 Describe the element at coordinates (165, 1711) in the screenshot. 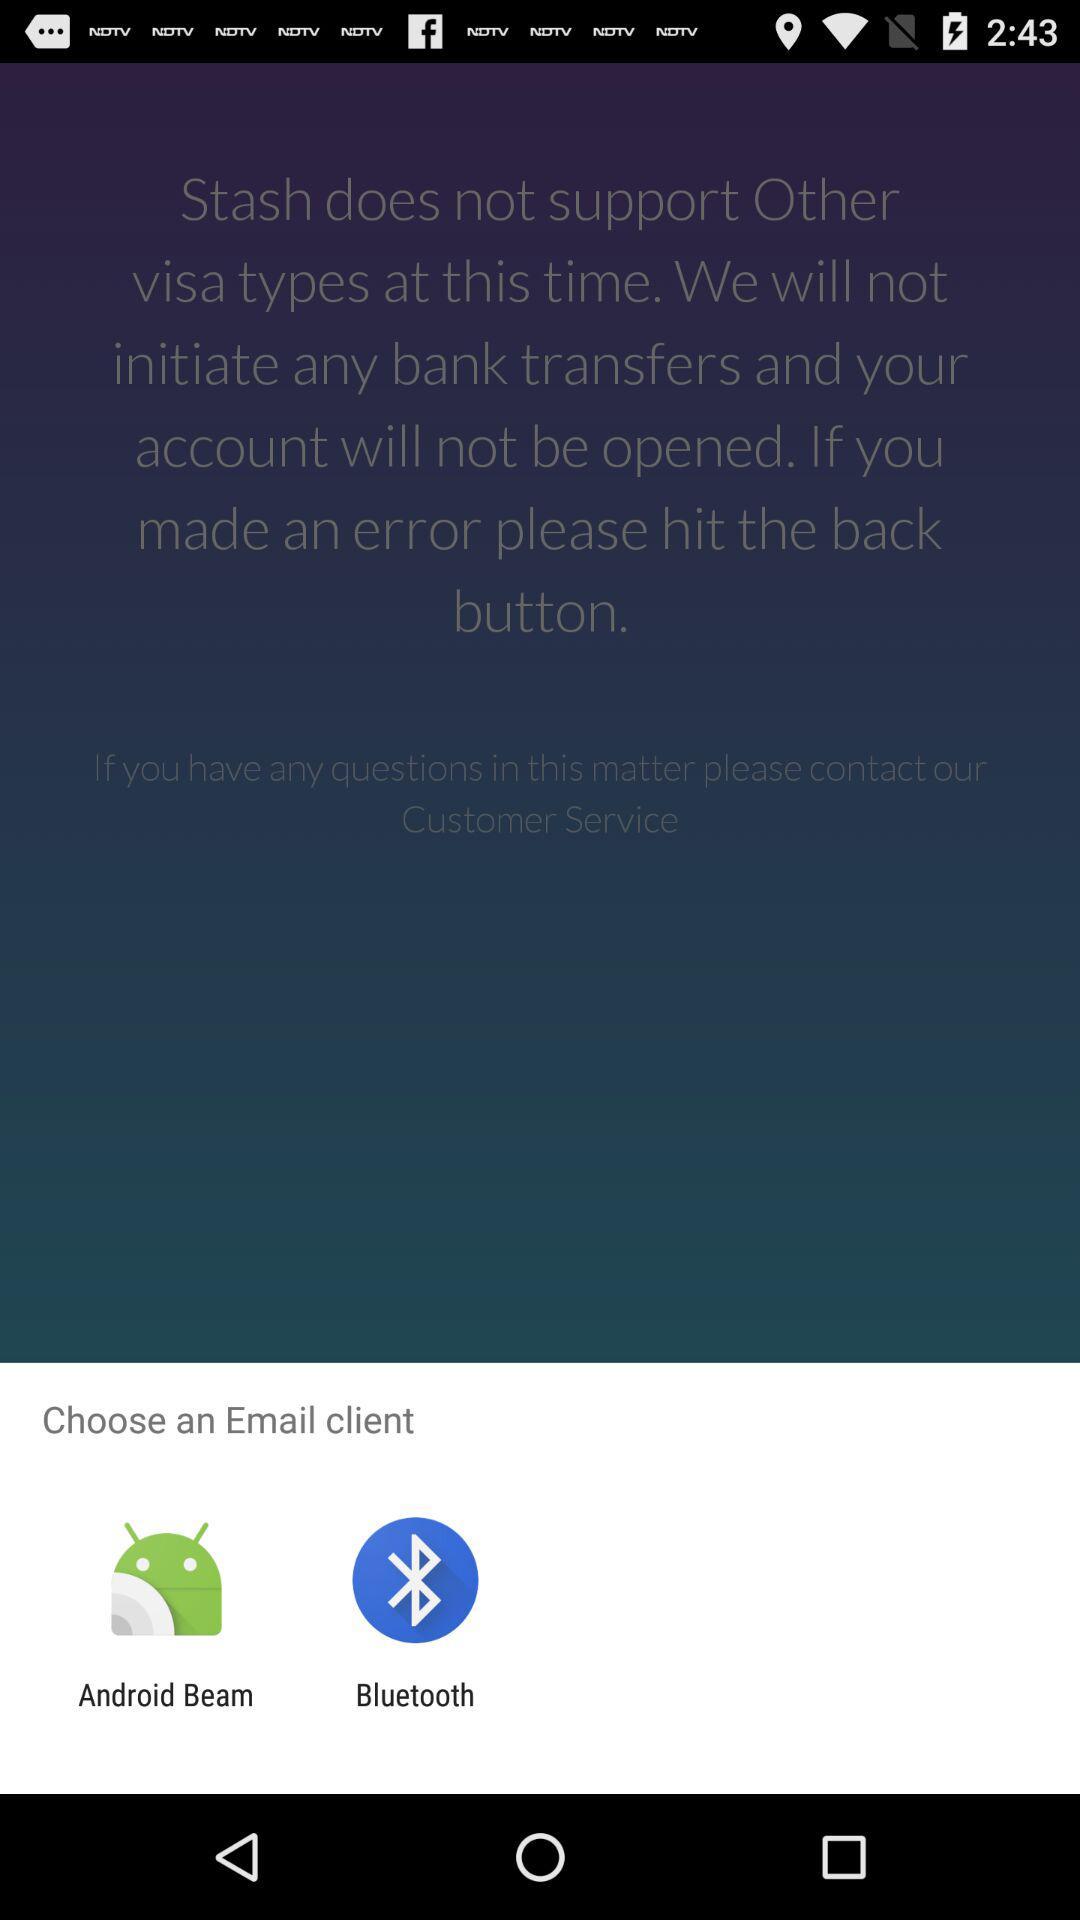

I see `icon next to bluetooth` at that location.